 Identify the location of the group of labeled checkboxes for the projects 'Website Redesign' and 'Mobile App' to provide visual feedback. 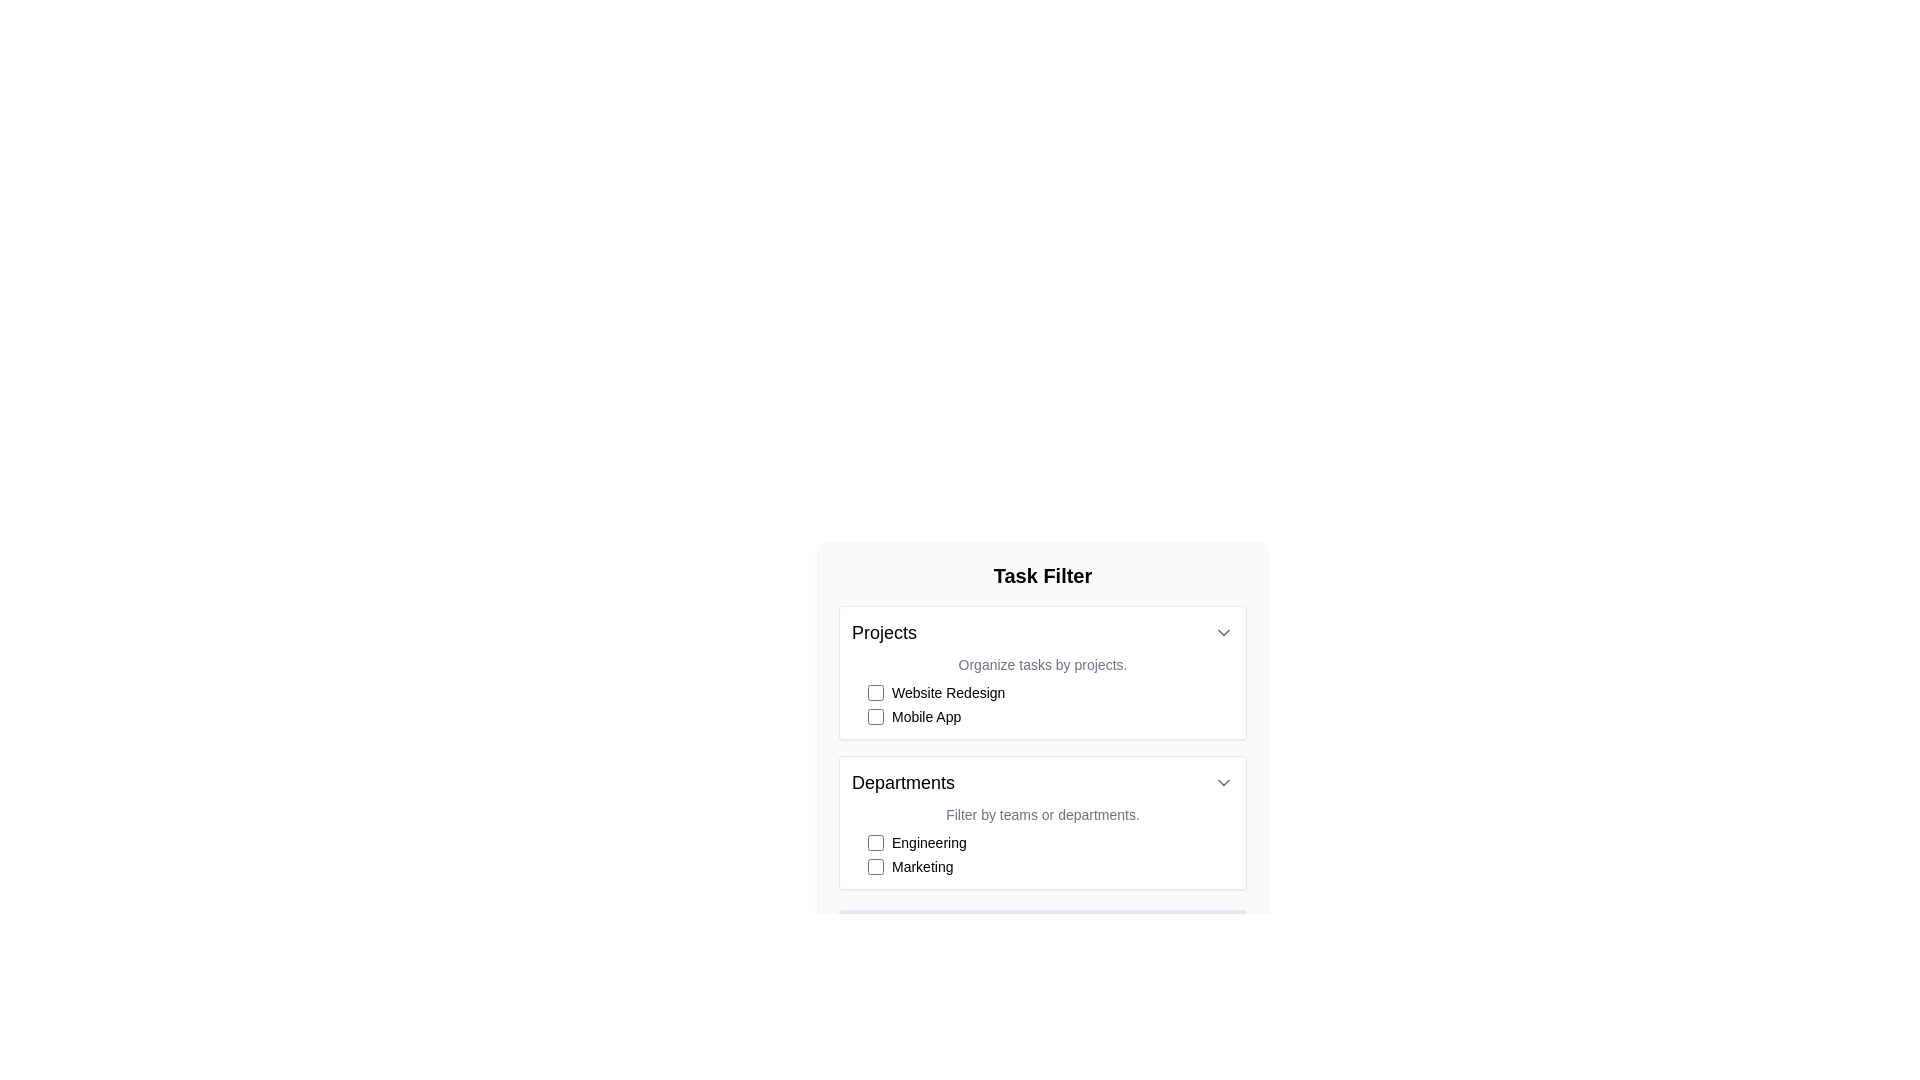
(1050, 704).